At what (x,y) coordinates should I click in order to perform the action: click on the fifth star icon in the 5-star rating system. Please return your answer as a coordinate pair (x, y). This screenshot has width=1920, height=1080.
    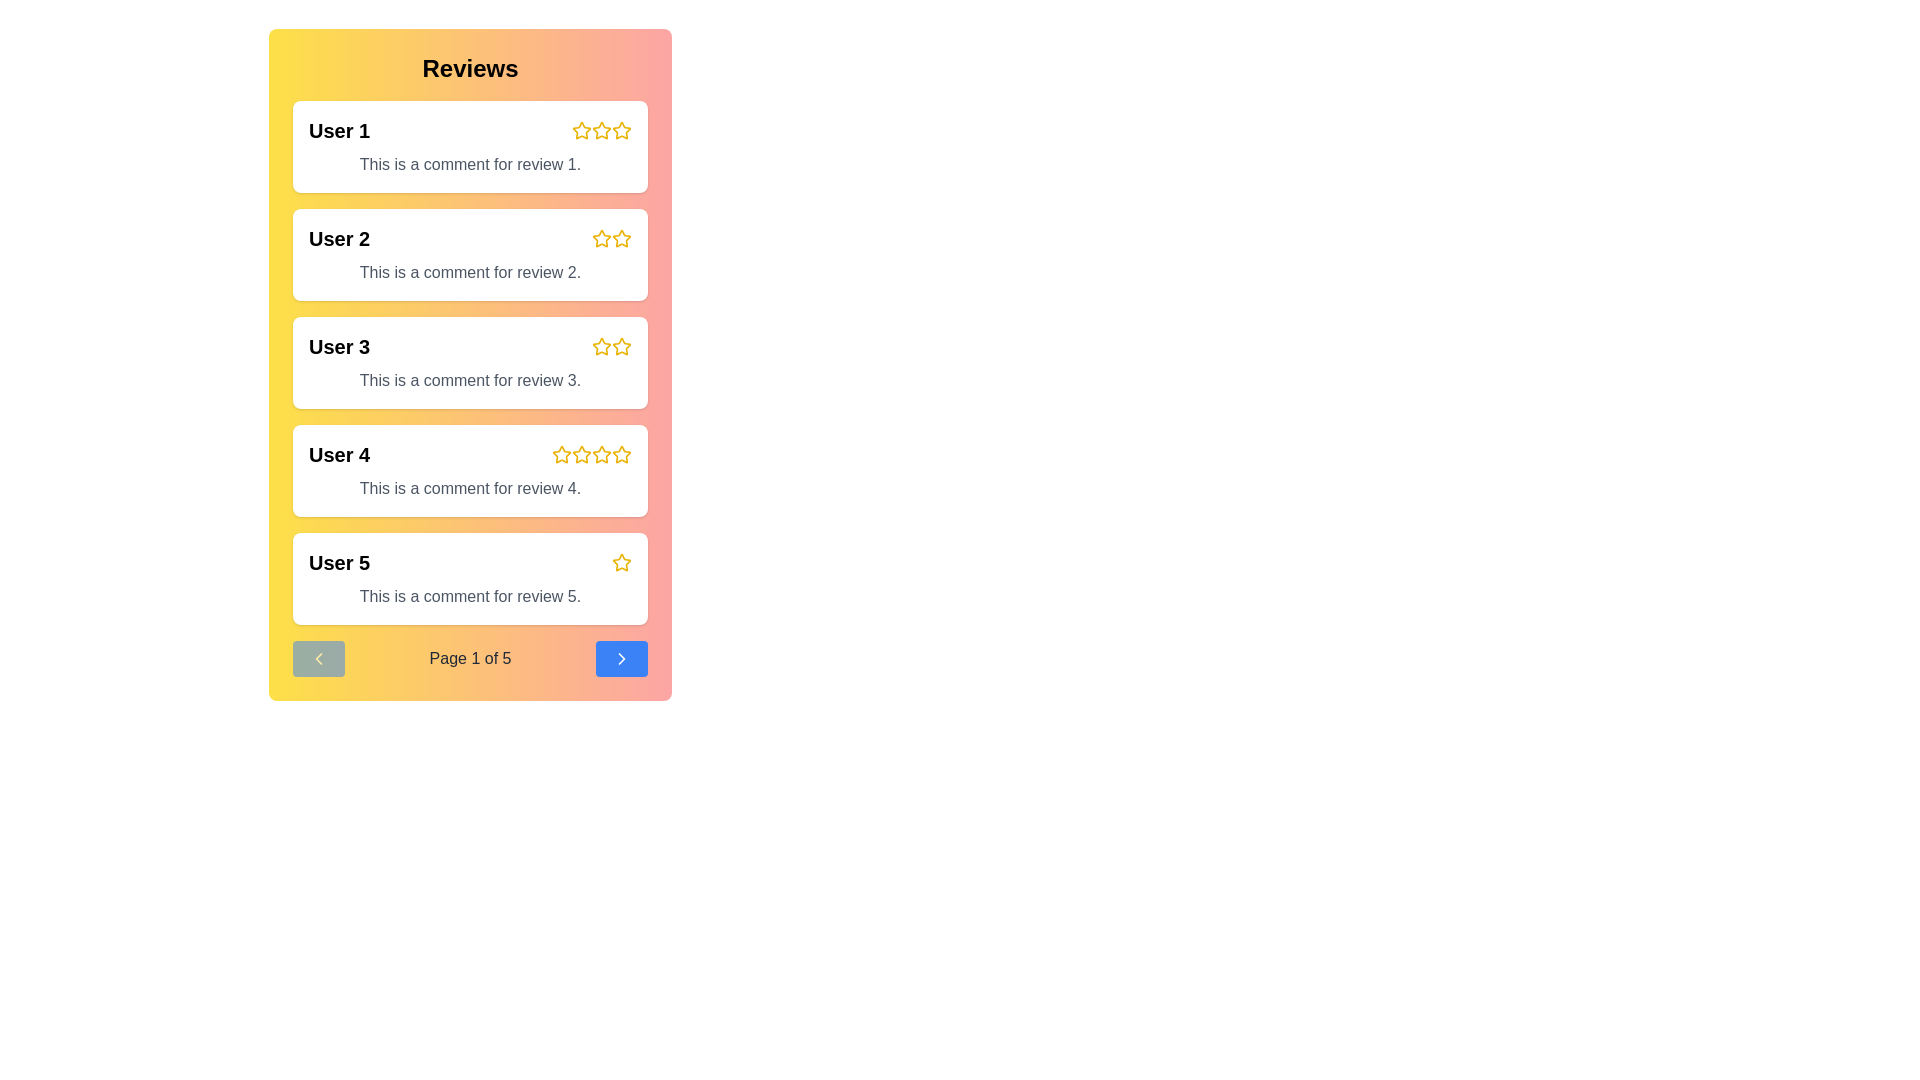
    Looking at the image, I should click on (621, 455).